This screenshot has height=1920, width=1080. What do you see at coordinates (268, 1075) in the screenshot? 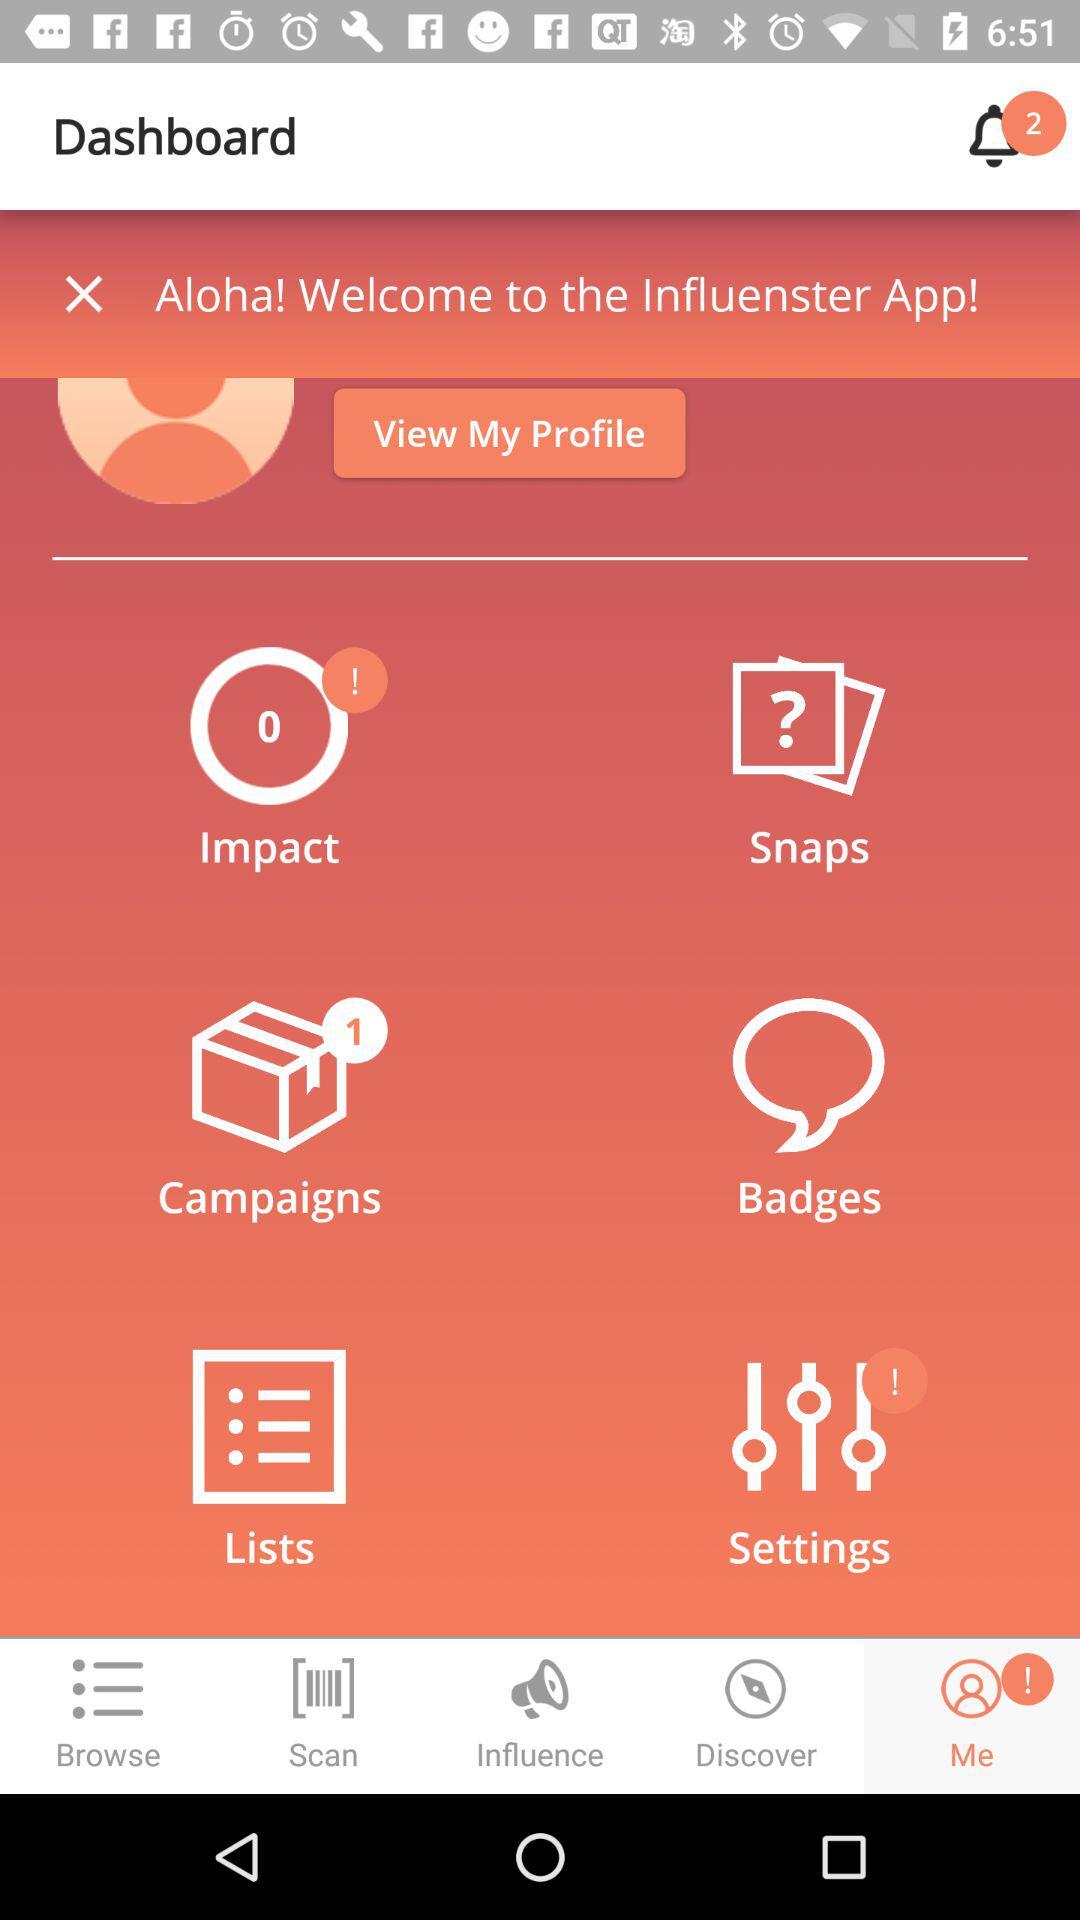
I see `the flight icon` at bounding box center [268, 1075].